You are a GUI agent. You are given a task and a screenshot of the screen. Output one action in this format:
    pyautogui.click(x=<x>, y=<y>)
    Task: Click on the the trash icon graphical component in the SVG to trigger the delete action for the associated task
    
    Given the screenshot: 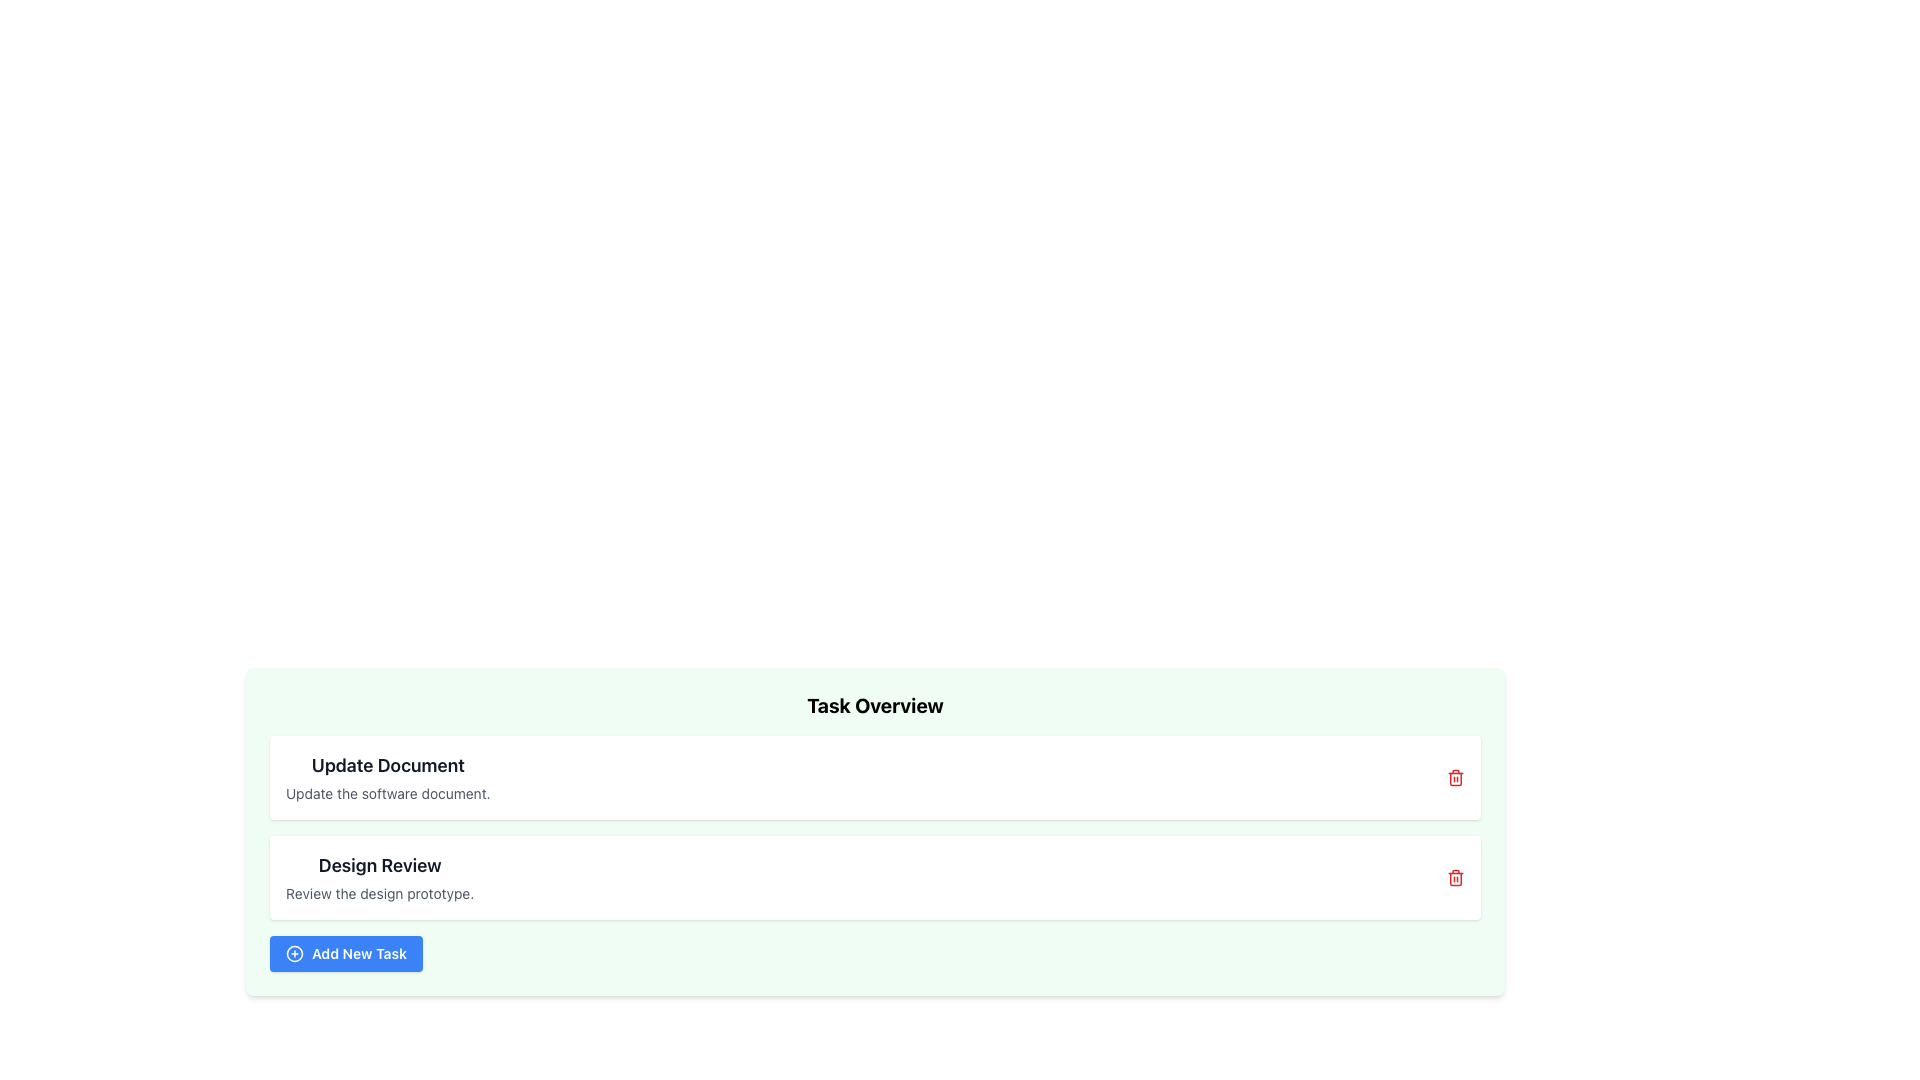 What is the action you would take?
    pyautogui.click(x=1455, y=778)
    